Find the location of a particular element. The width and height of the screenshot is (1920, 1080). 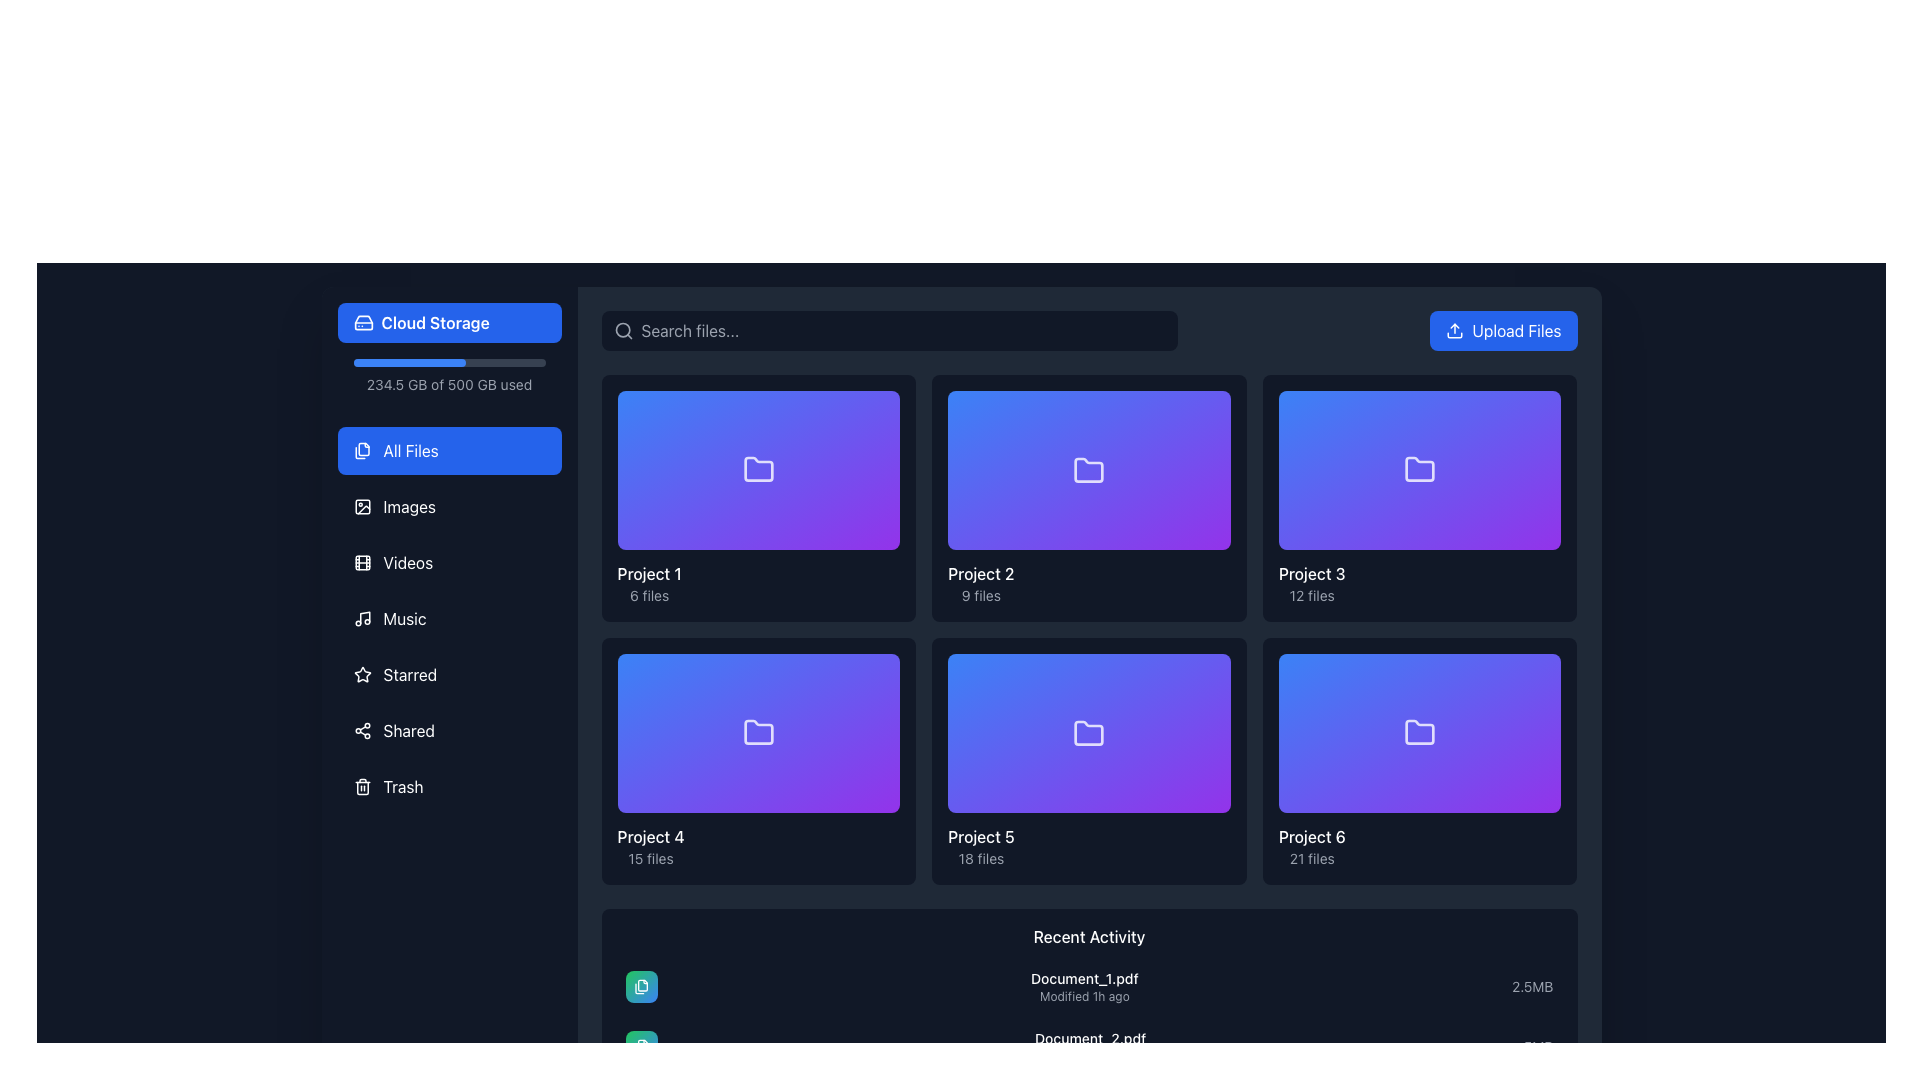

the static text display for 'Project 5' which includes the text 'Project 5' in bold and '18 files' in gray below it is located at coordinates (981, 847).